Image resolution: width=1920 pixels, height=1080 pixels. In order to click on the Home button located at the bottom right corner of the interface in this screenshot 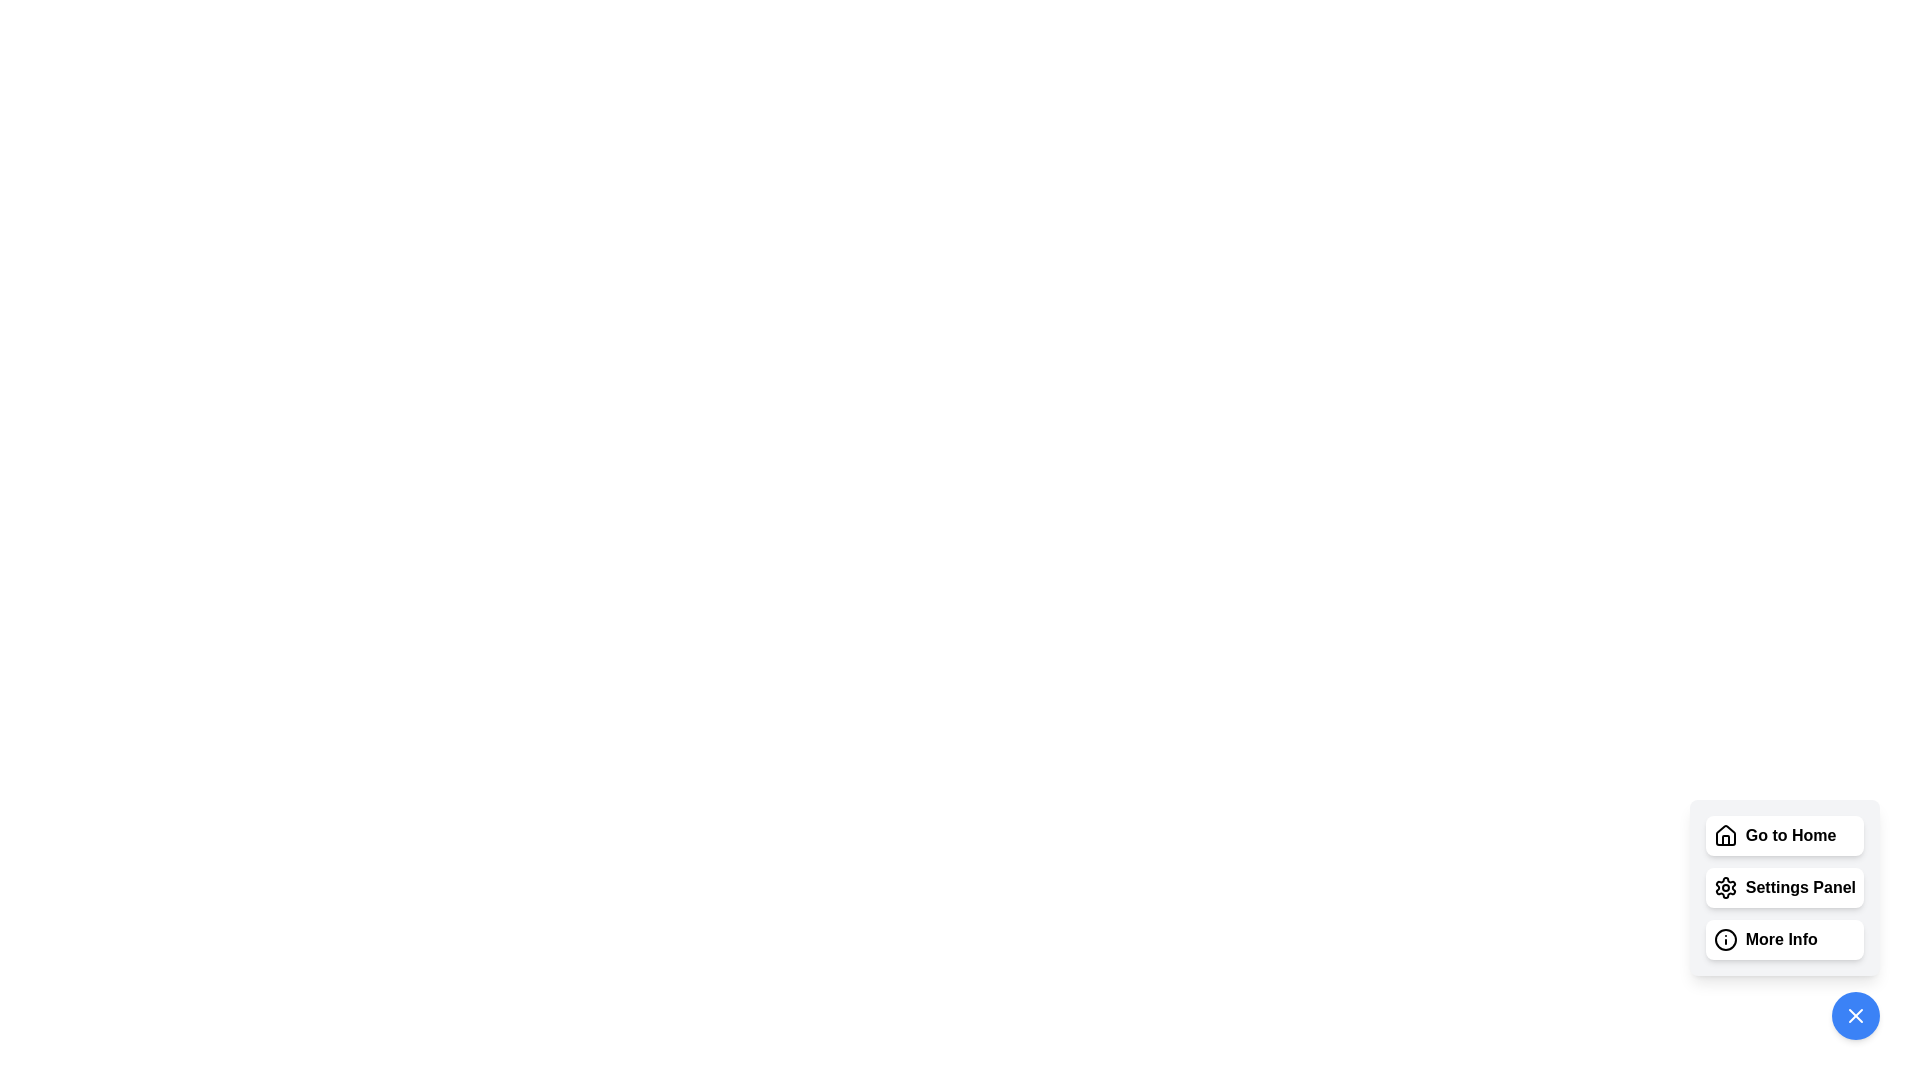, I will do `click(1784, 836)`.